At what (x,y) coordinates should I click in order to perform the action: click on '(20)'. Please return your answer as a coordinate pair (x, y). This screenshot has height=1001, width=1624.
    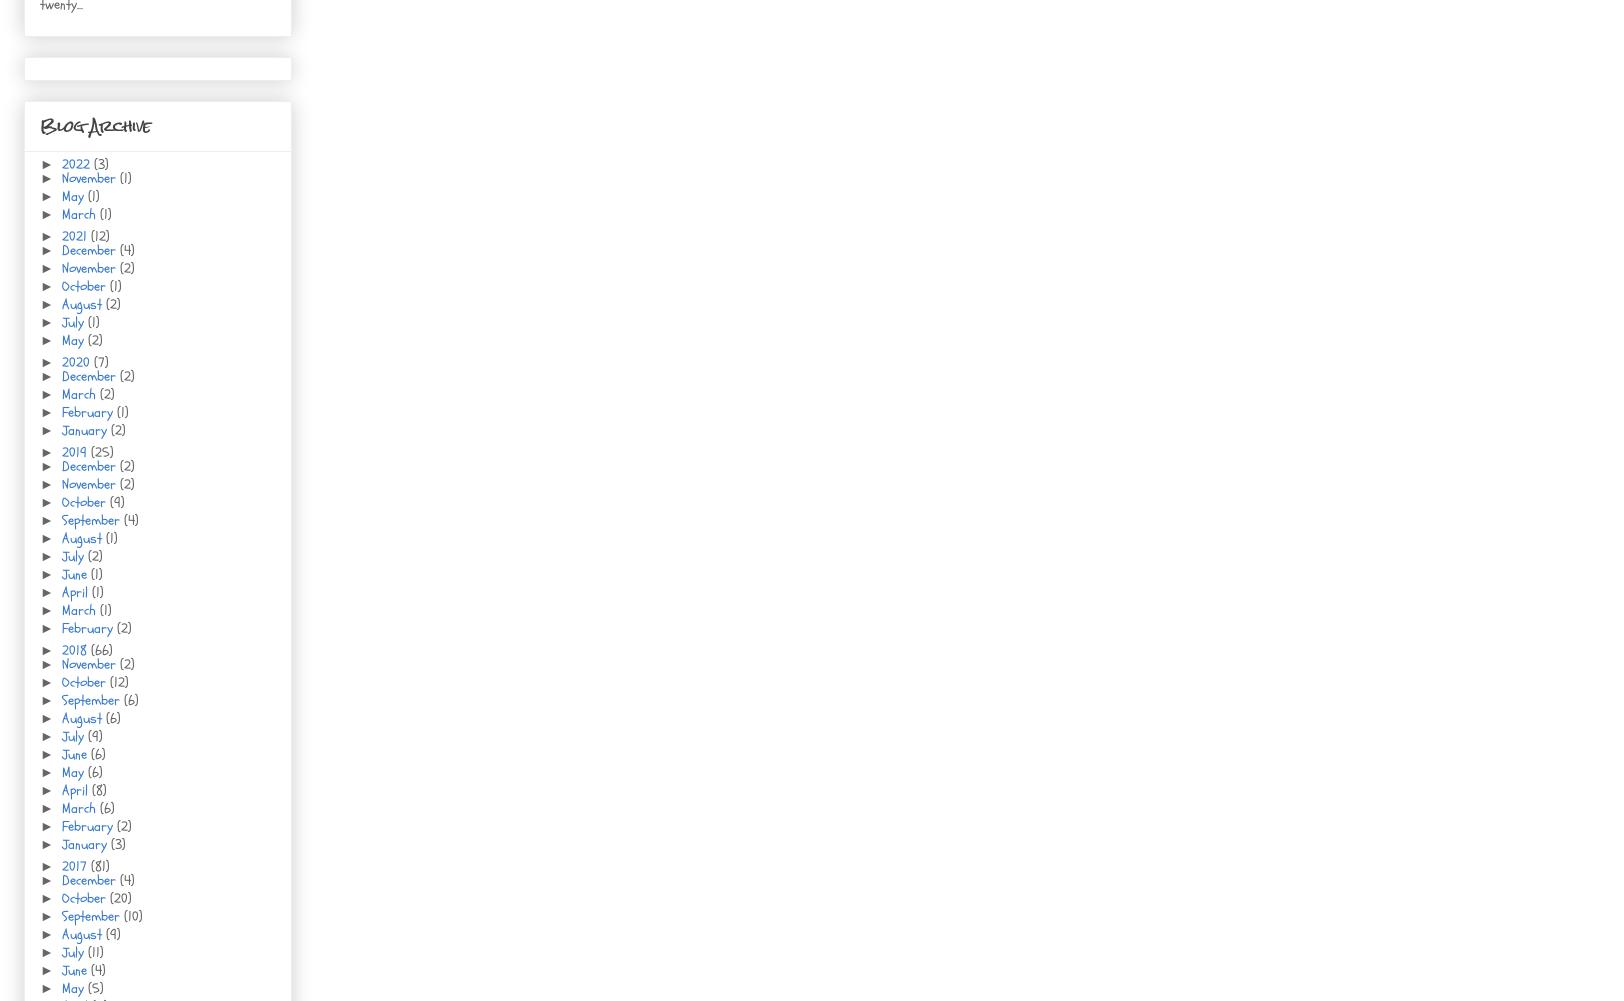
    Looking at the image, I should click on (120, 898).